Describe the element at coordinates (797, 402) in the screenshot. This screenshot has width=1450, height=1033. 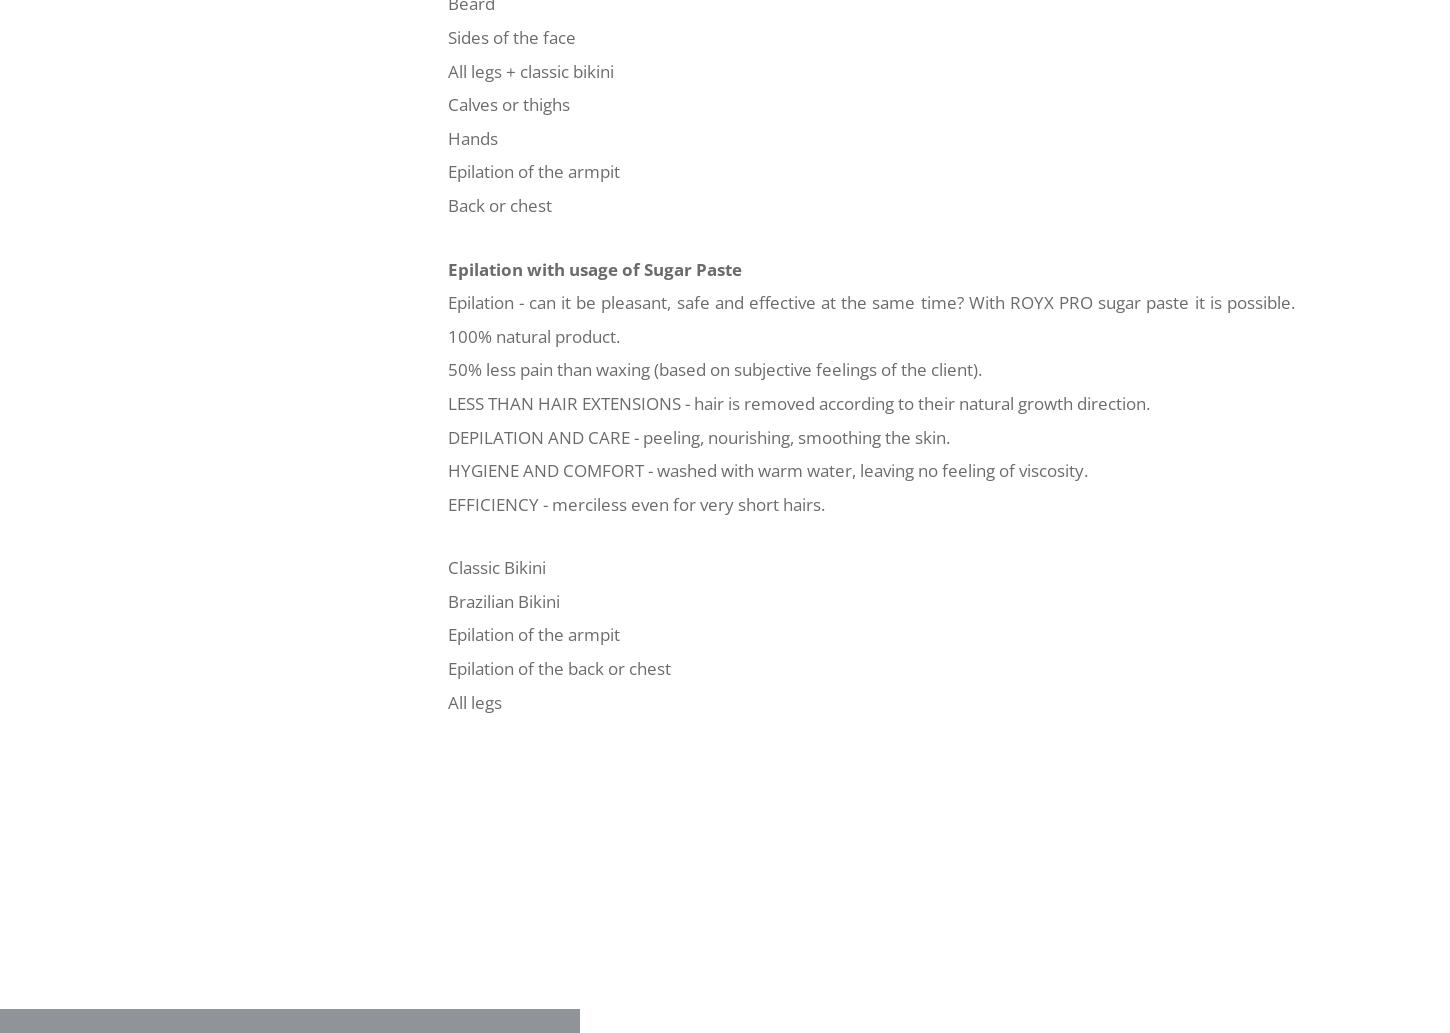
I see `'LESS THAN HAIR EXTENSIONS - hair is removed according to their natural growth direction.'` at that location.